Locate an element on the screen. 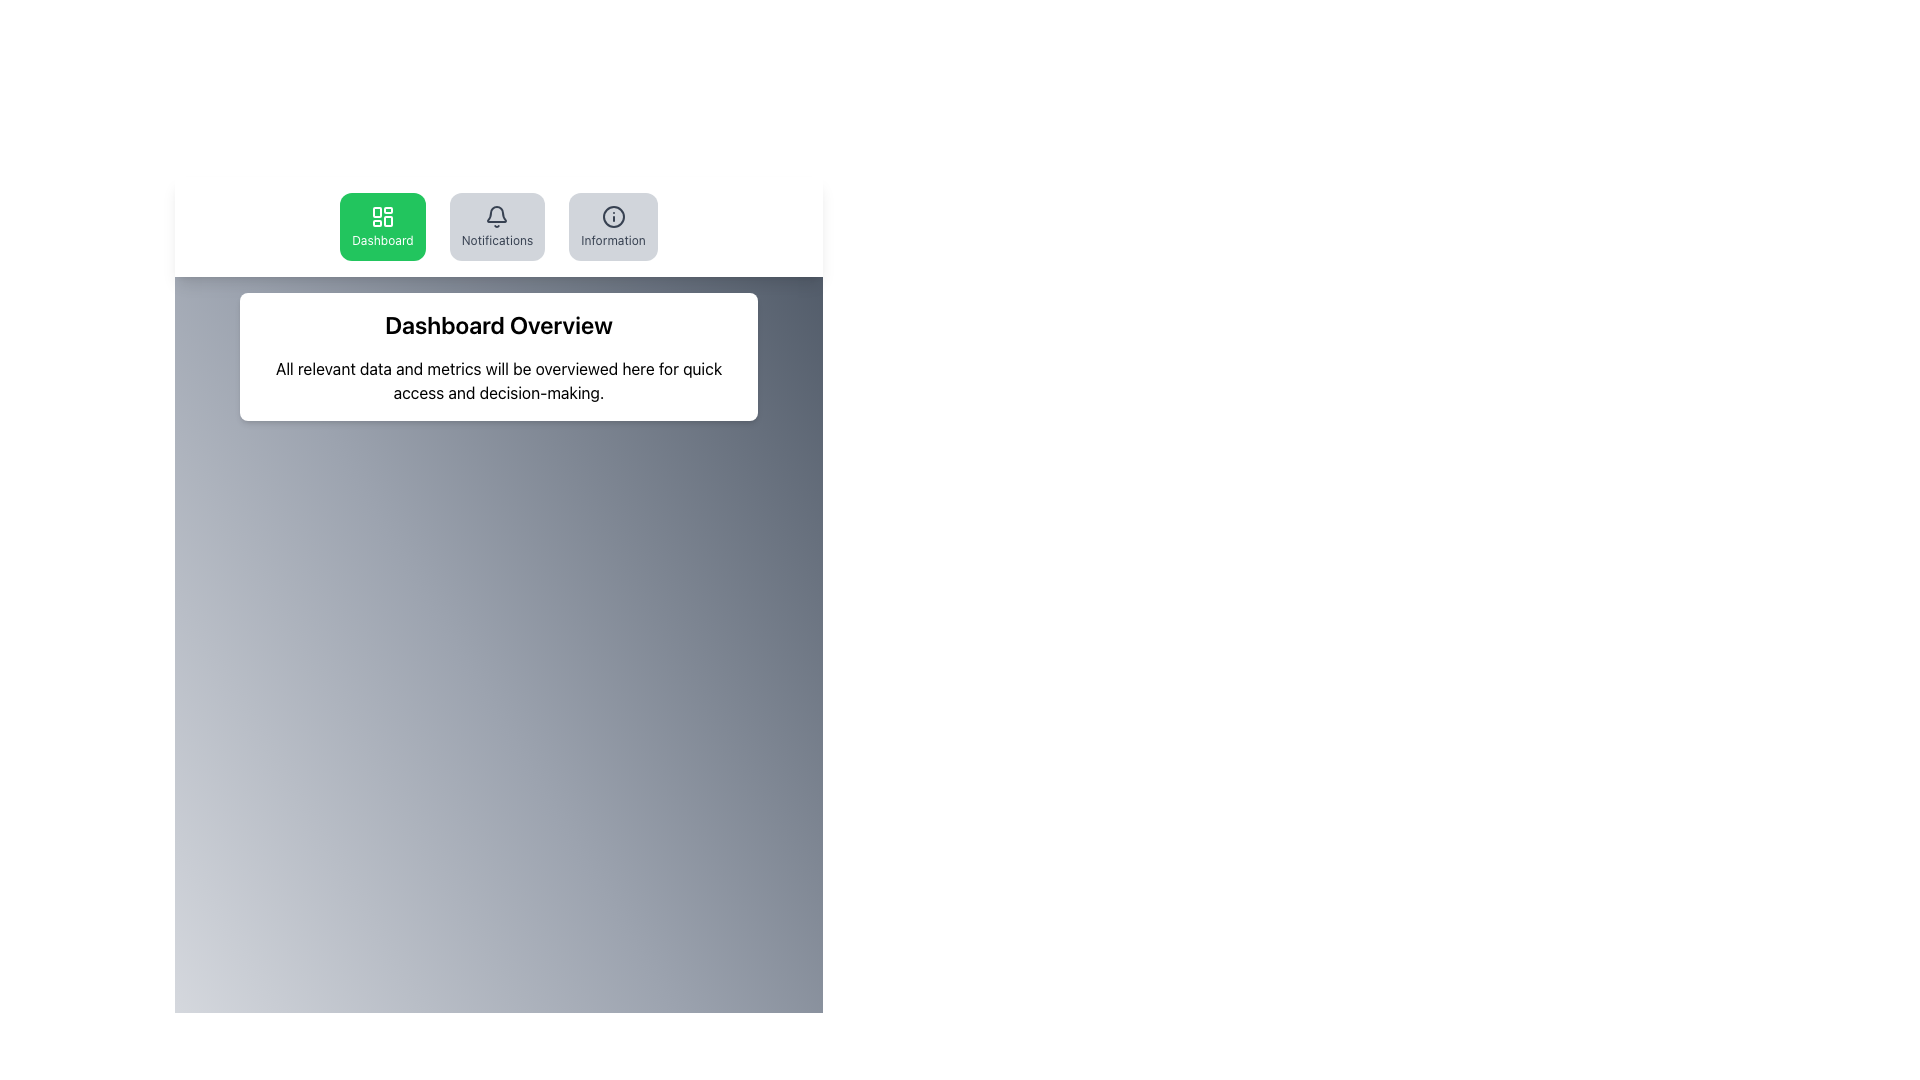 The image size is (1920, 1080). the static text label that provides an overview about the purpose and content of the dashboard, located directly below the bold heading 'Dashboard Overview' is located at coordinates (499, 381).